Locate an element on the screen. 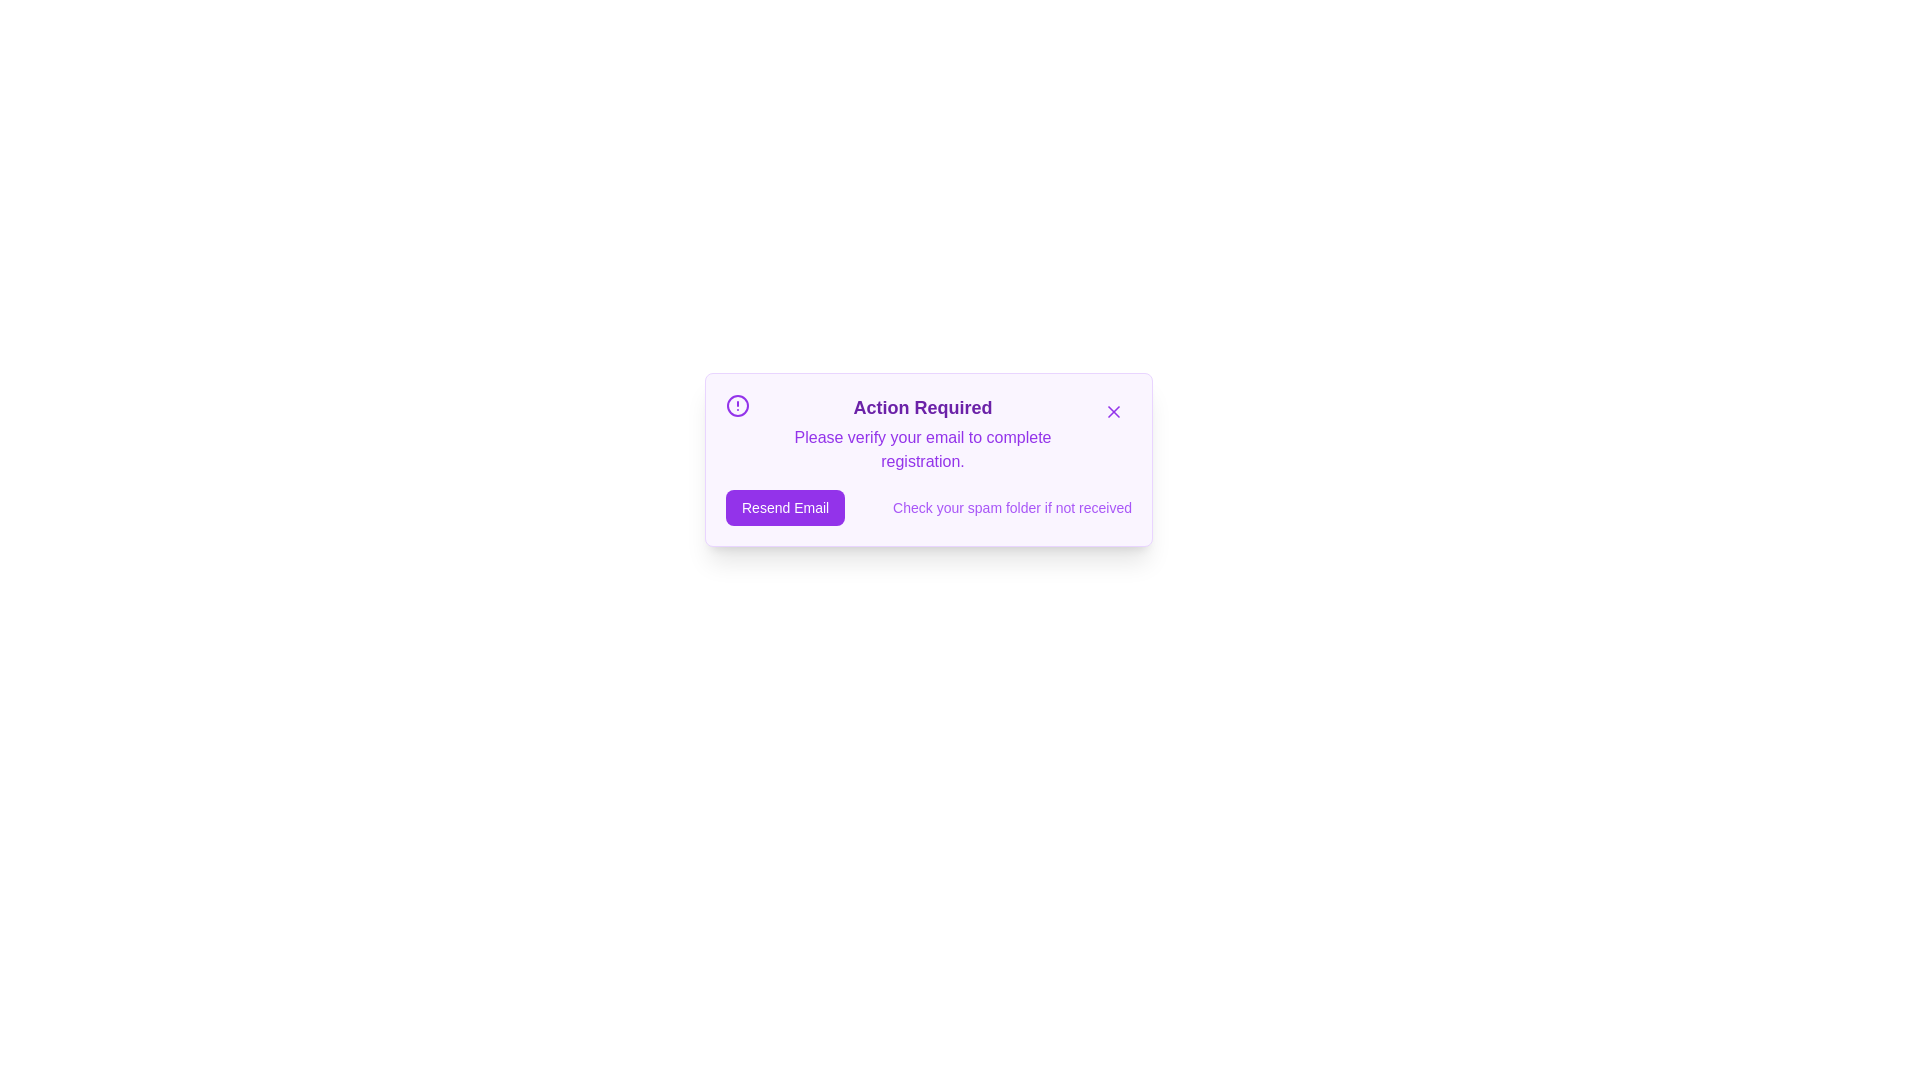  the alert icon to focus on it is located at coordinates (737, 405).